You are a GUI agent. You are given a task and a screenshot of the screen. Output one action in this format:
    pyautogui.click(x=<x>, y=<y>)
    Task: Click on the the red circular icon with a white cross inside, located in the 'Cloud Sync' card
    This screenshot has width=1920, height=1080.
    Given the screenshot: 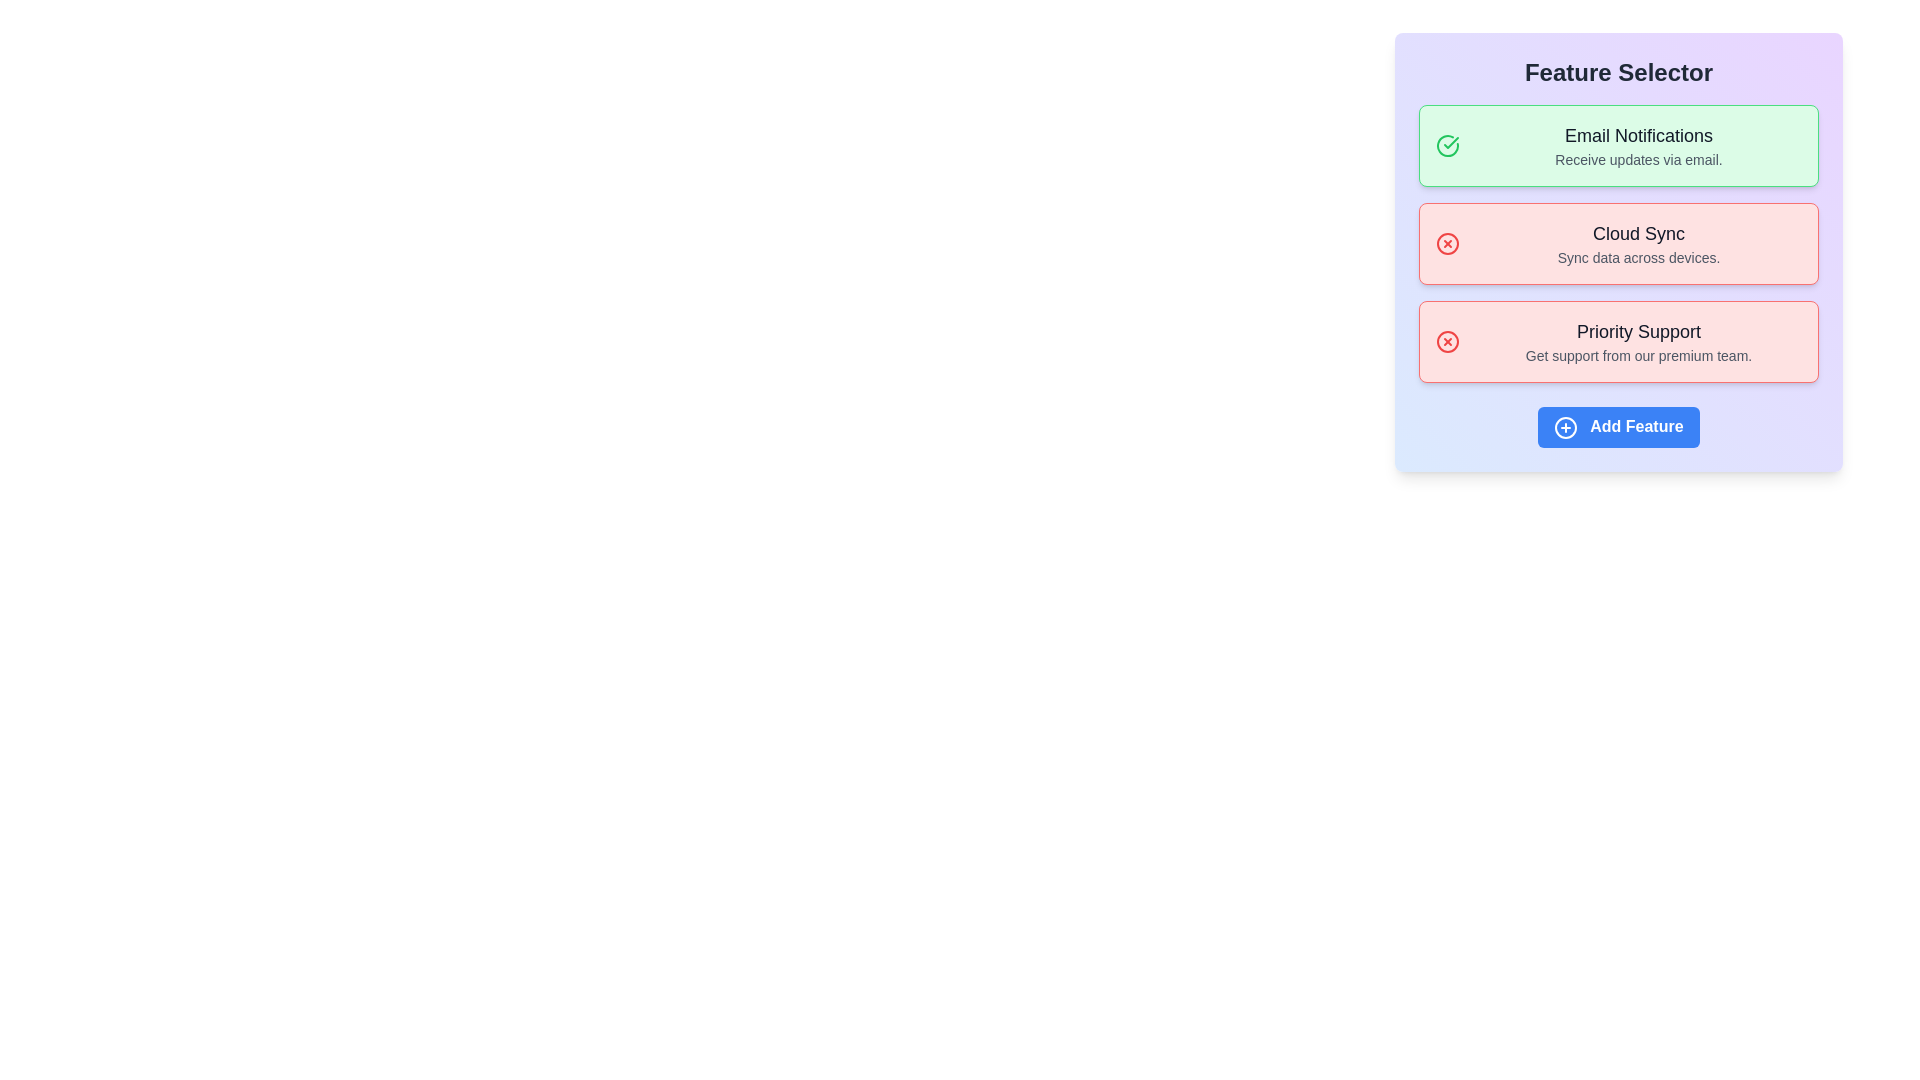 What is the action you would take?
    pyautogui.click(x=1448, y=242)
    